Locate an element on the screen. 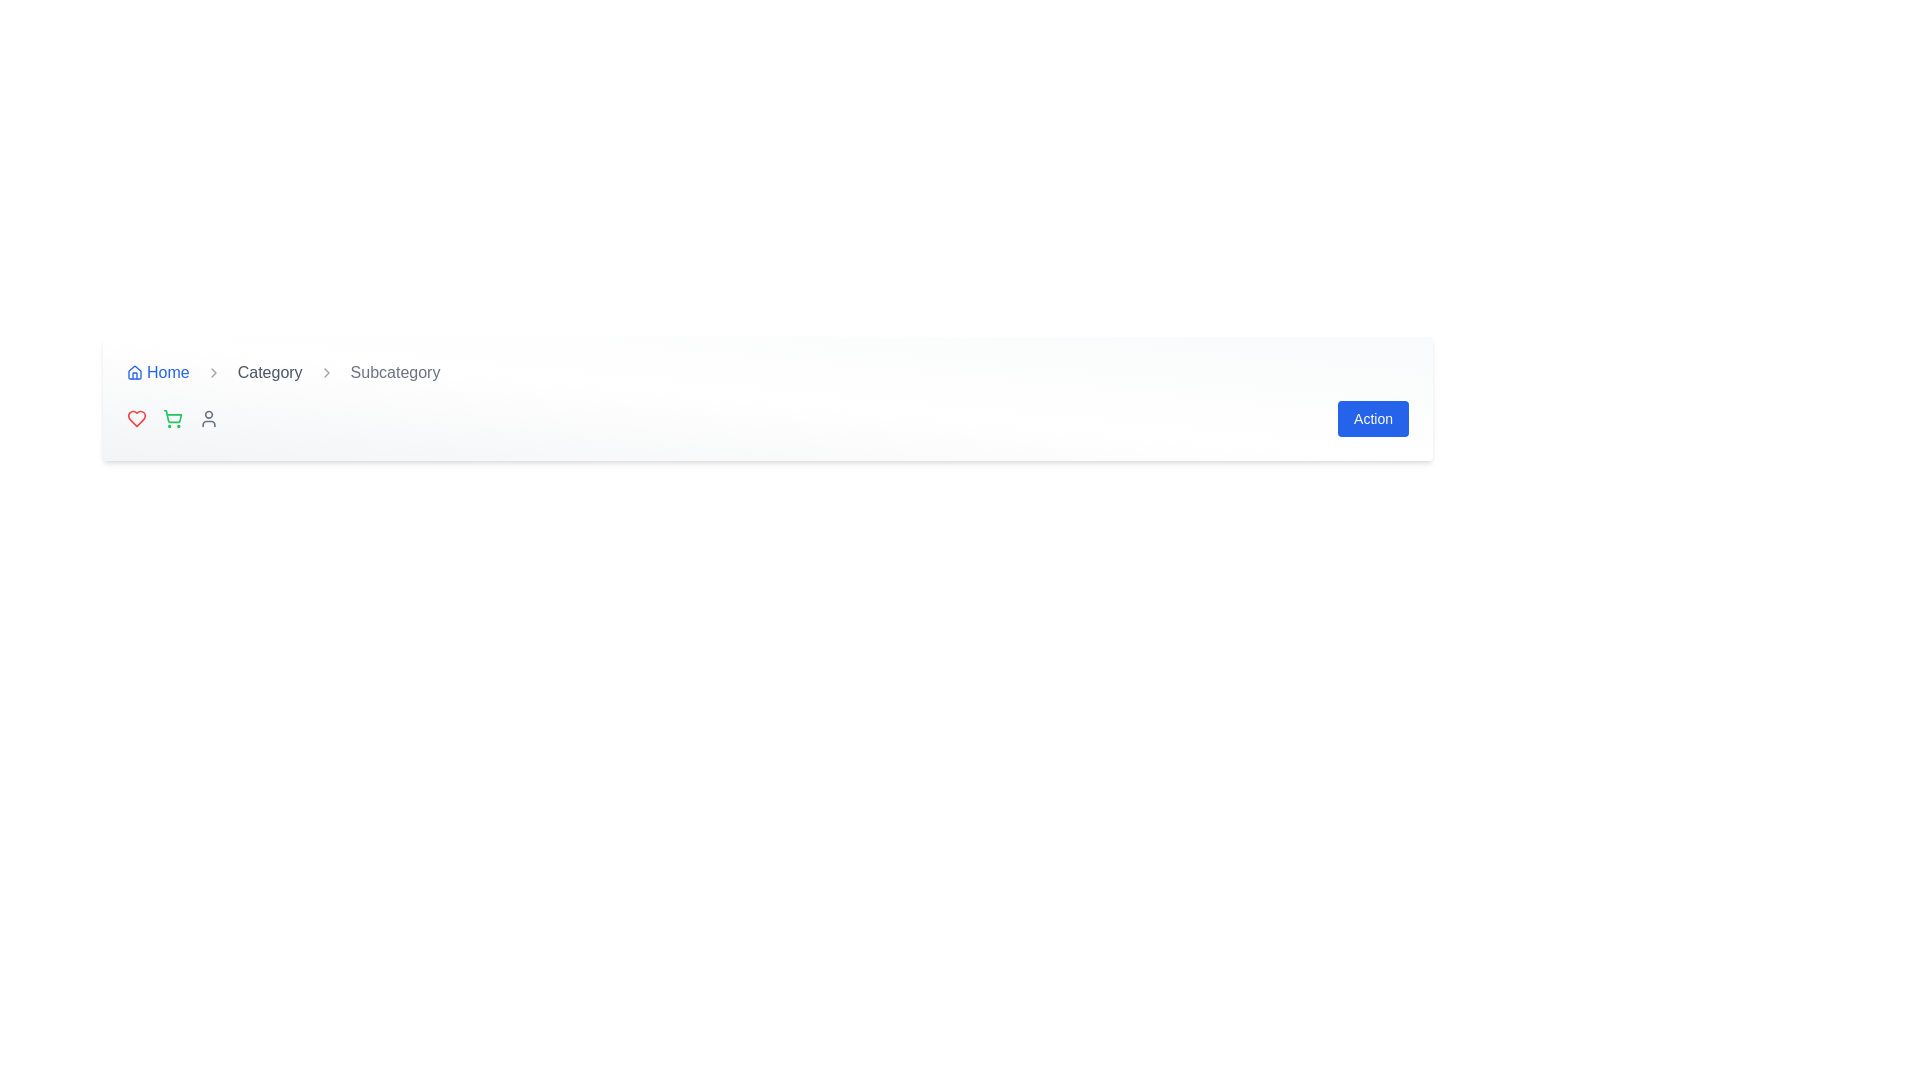 Image resolution: width=1920 pixels, height=1080 pixels. the heart icon, which indicates the 'favorites' or 'liked items' section is located at coordinates (136, 418).